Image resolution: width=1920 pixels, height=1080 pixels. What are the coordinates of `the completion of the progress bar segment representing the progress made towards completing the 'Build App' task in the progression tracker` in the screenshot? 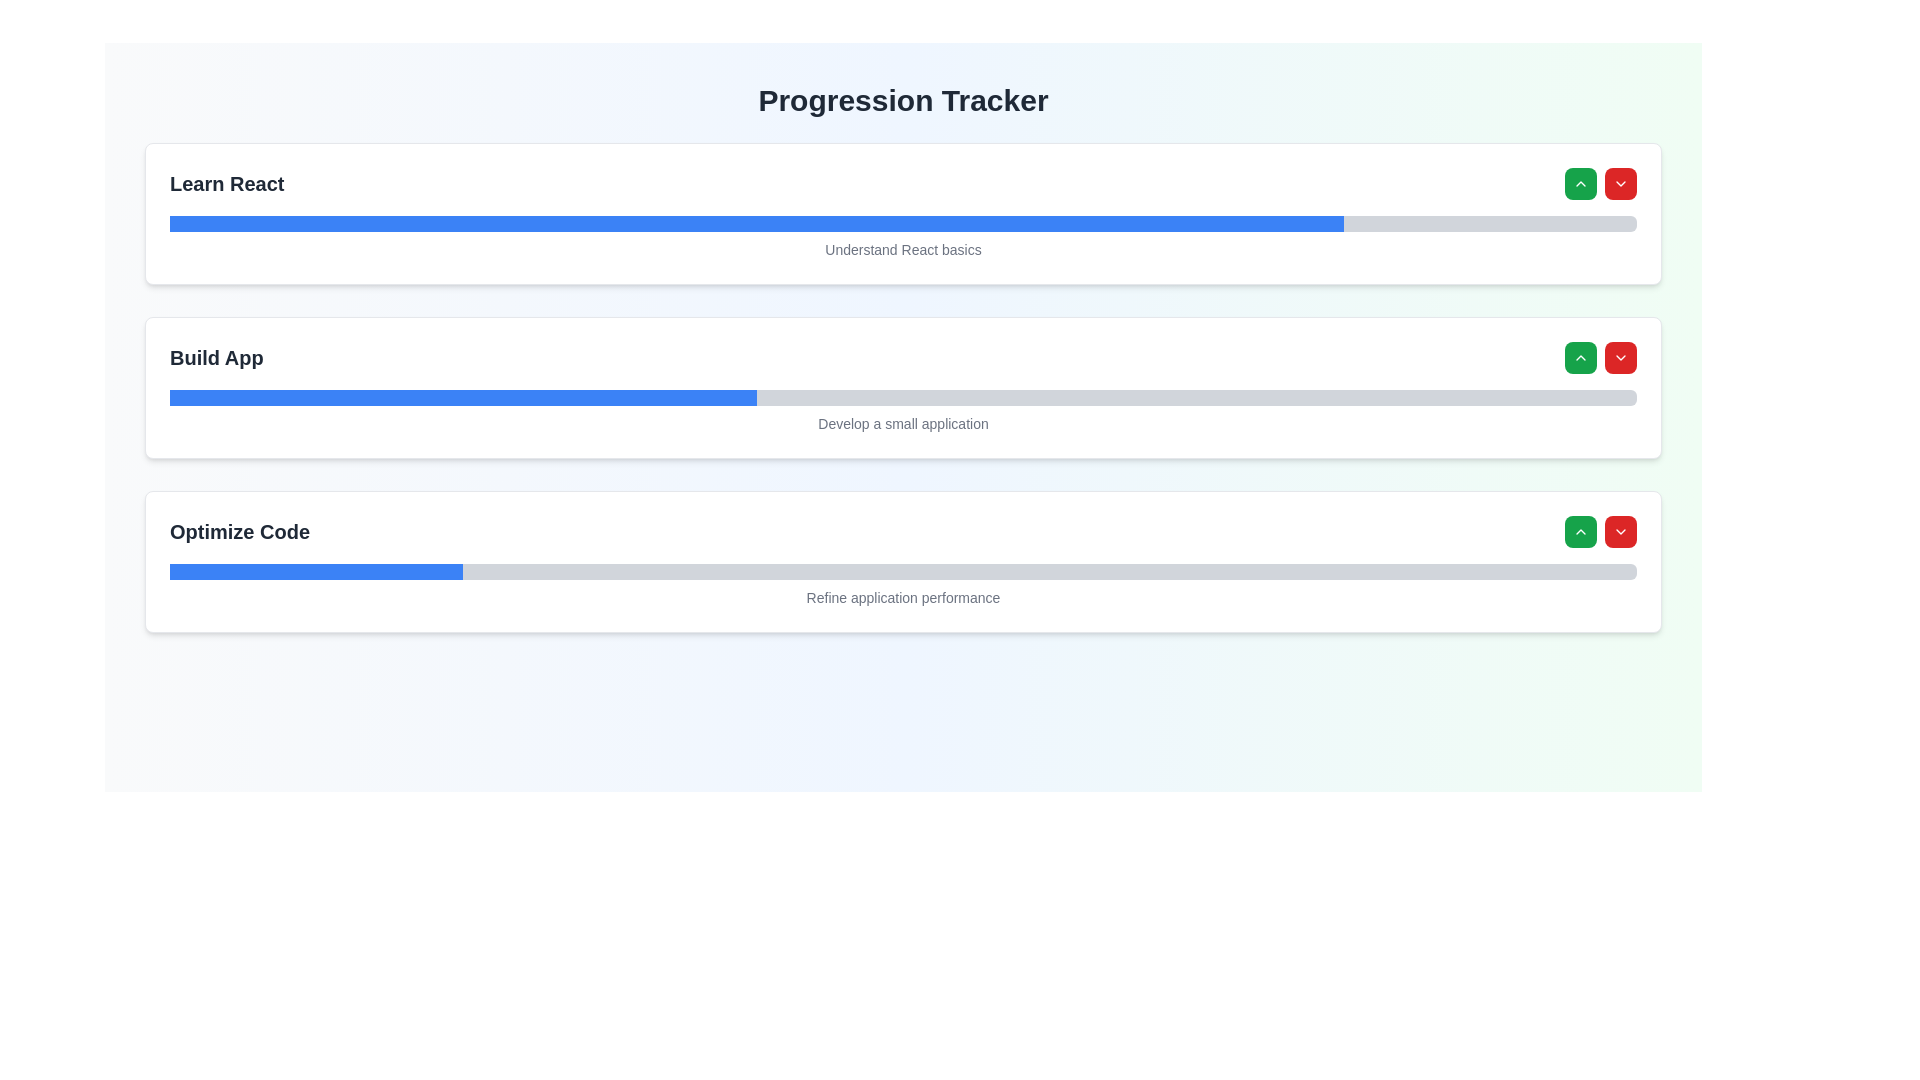 It's located at (462, 397).